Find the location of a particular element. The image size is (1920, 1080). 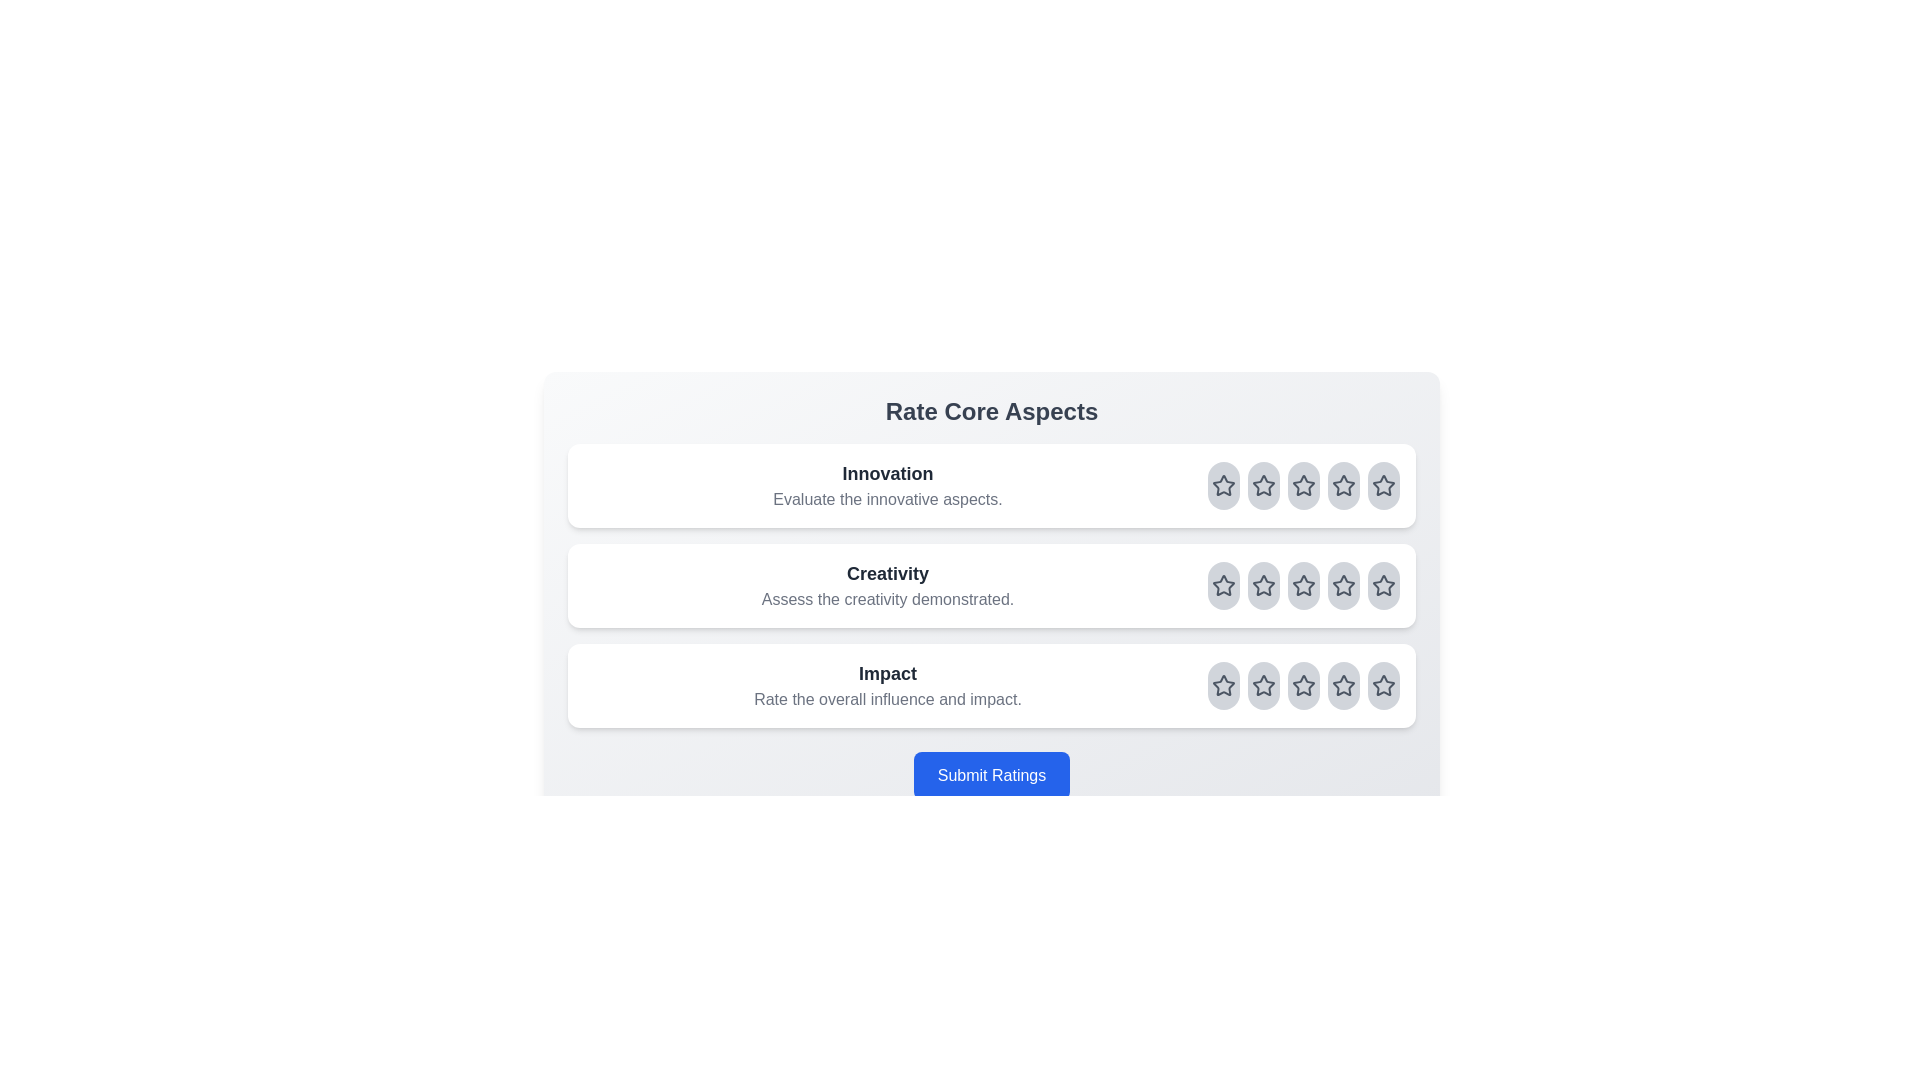

the rating for the aspect Innovation to 5 stars by clicking on the corresponding star is located at coordinates (1382, 486).